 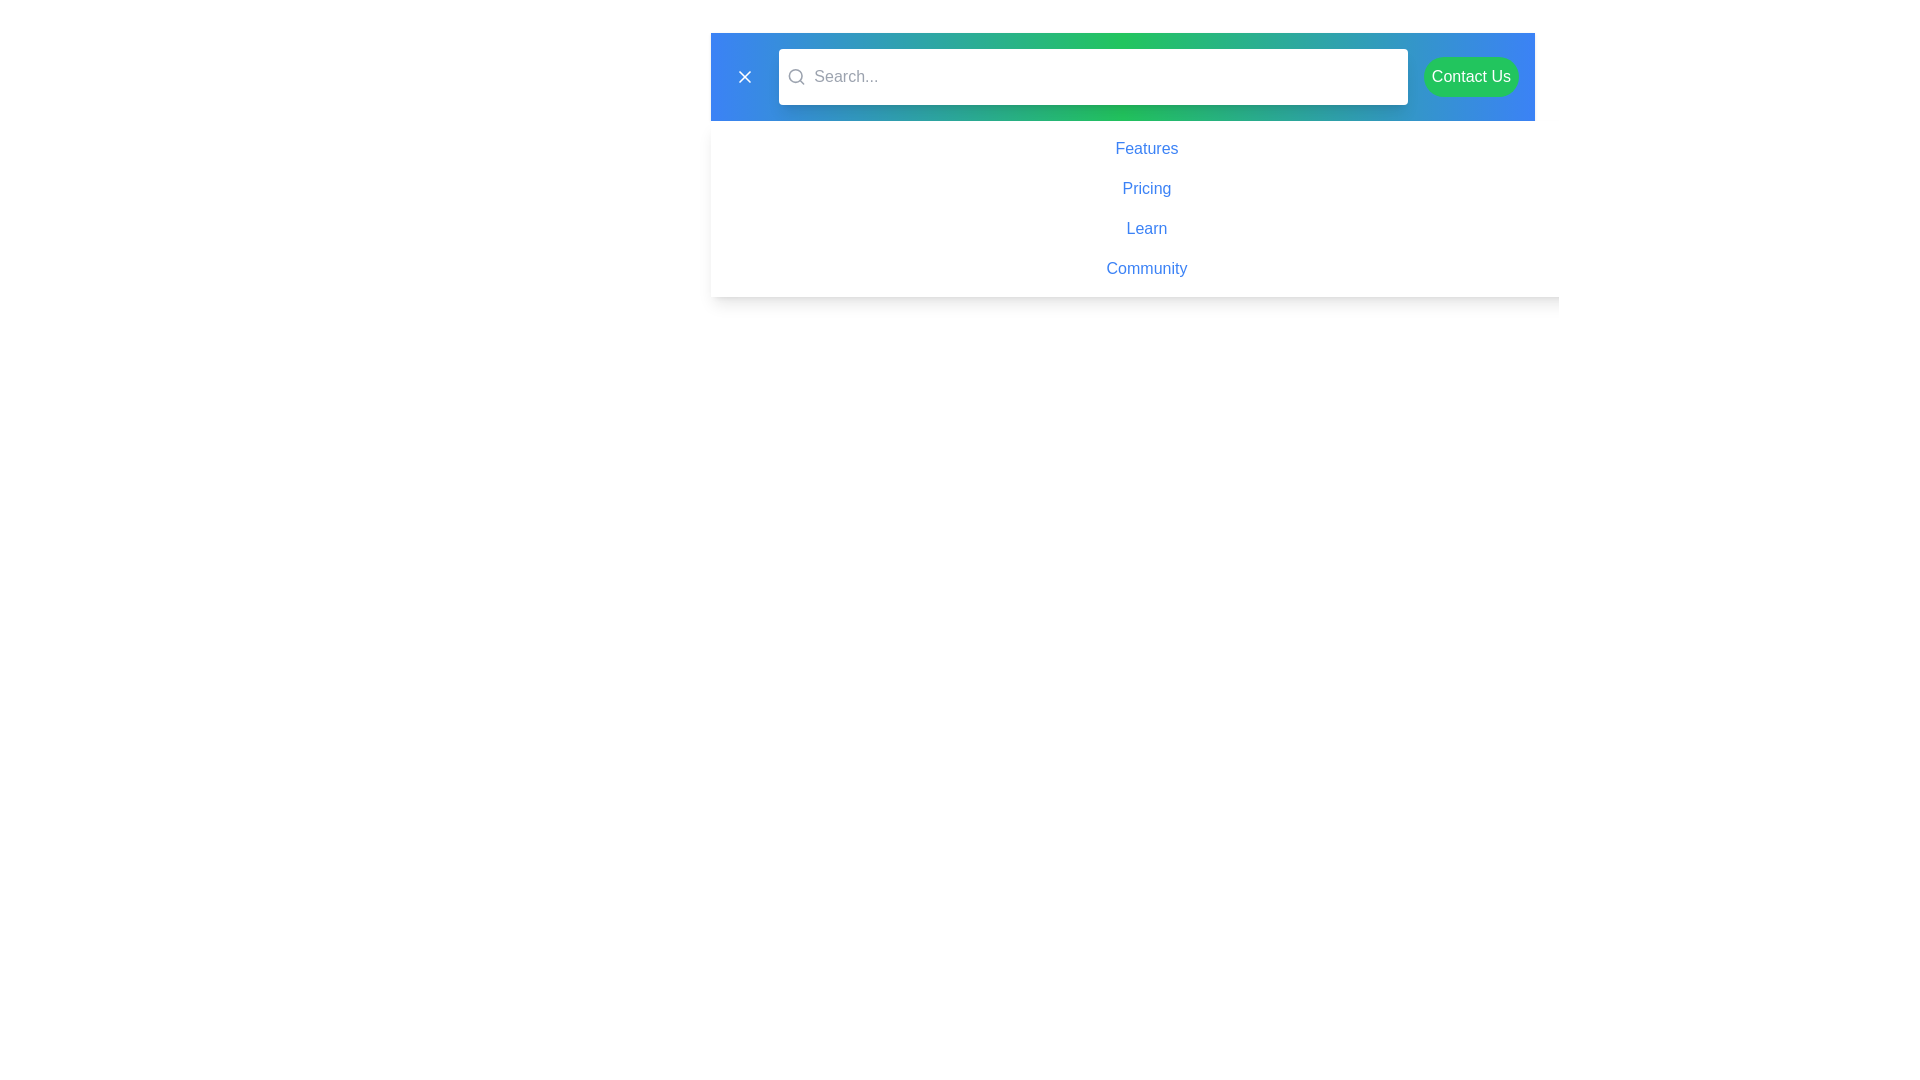 What do you see at coordinates (1470, 76) in the screenshot?
I see `the green 'Contact Us' button located at the far-right side of the horizontal bar` at bounding box center [1470, 76].